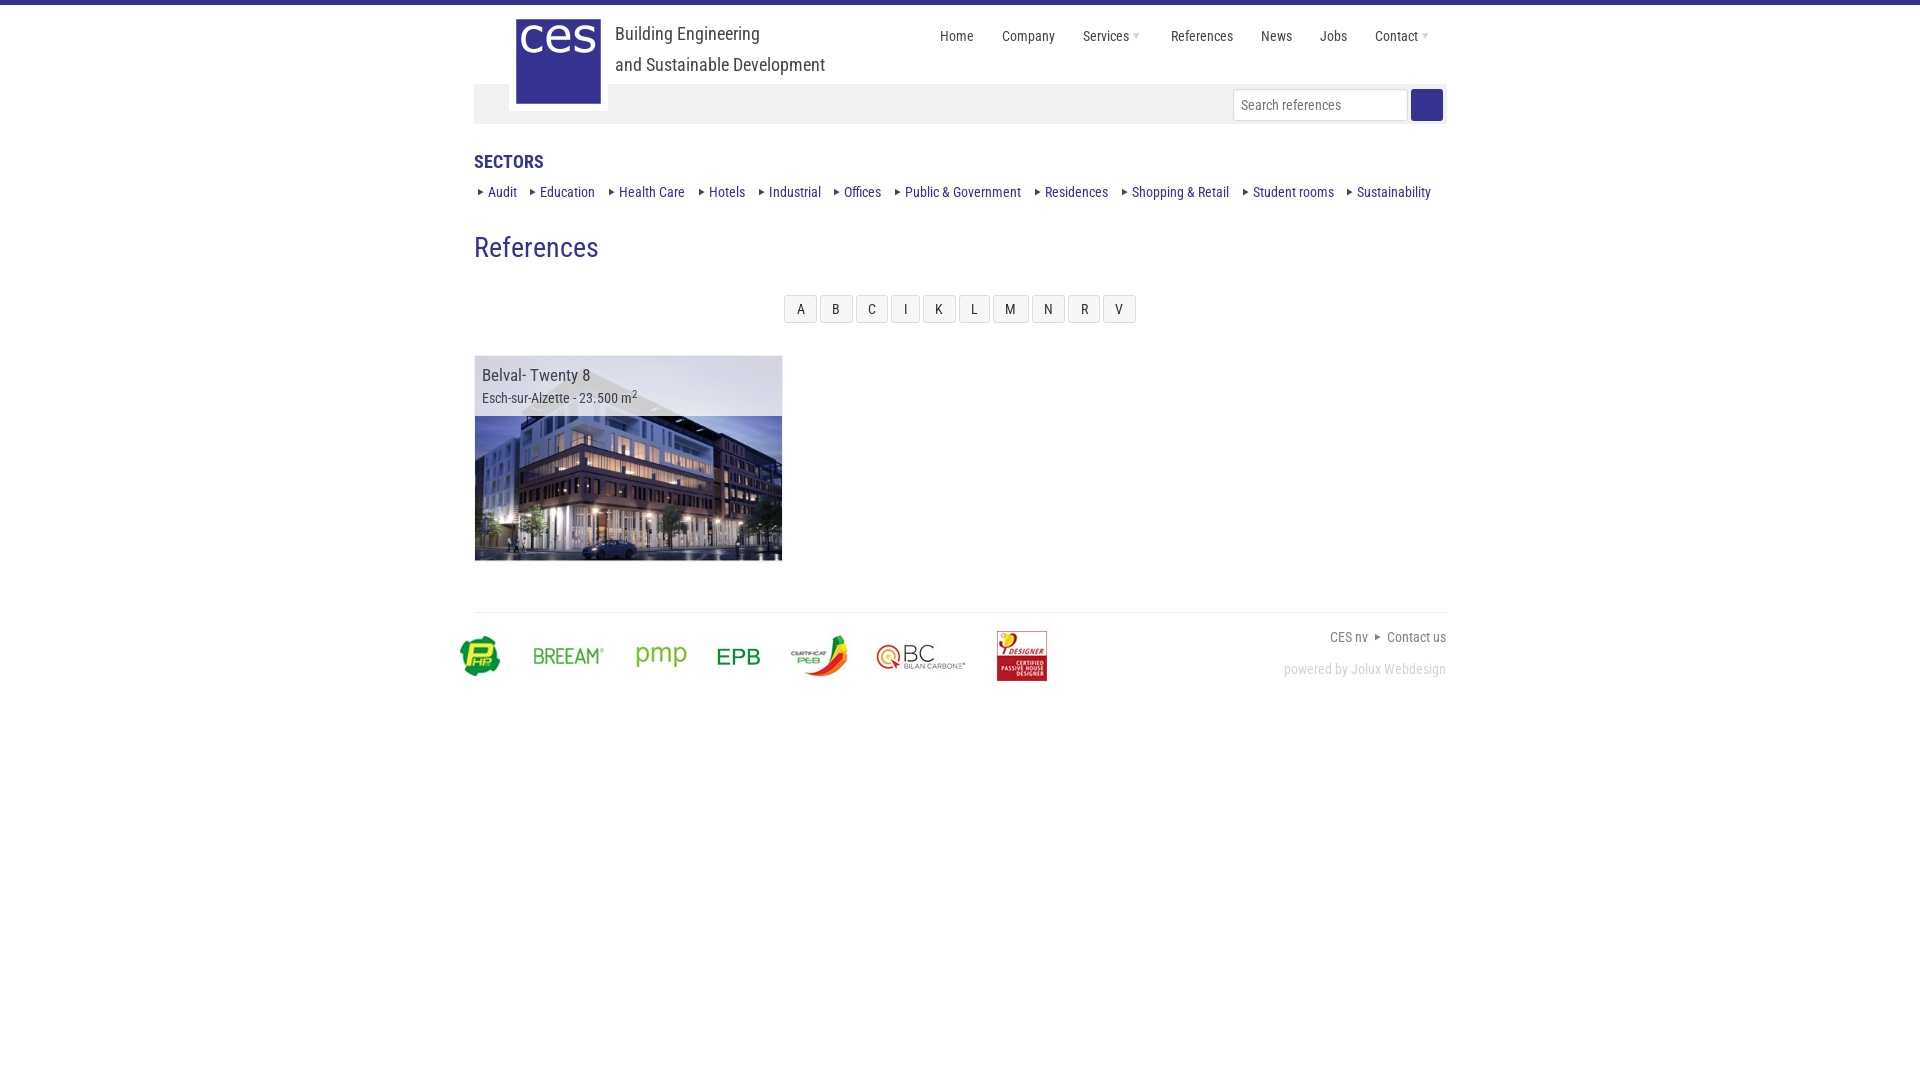 This screenshot has width=1920, height=1080. Describe the element at coordinates (855, 309) in the screenshot. I see `'C'` at that location.